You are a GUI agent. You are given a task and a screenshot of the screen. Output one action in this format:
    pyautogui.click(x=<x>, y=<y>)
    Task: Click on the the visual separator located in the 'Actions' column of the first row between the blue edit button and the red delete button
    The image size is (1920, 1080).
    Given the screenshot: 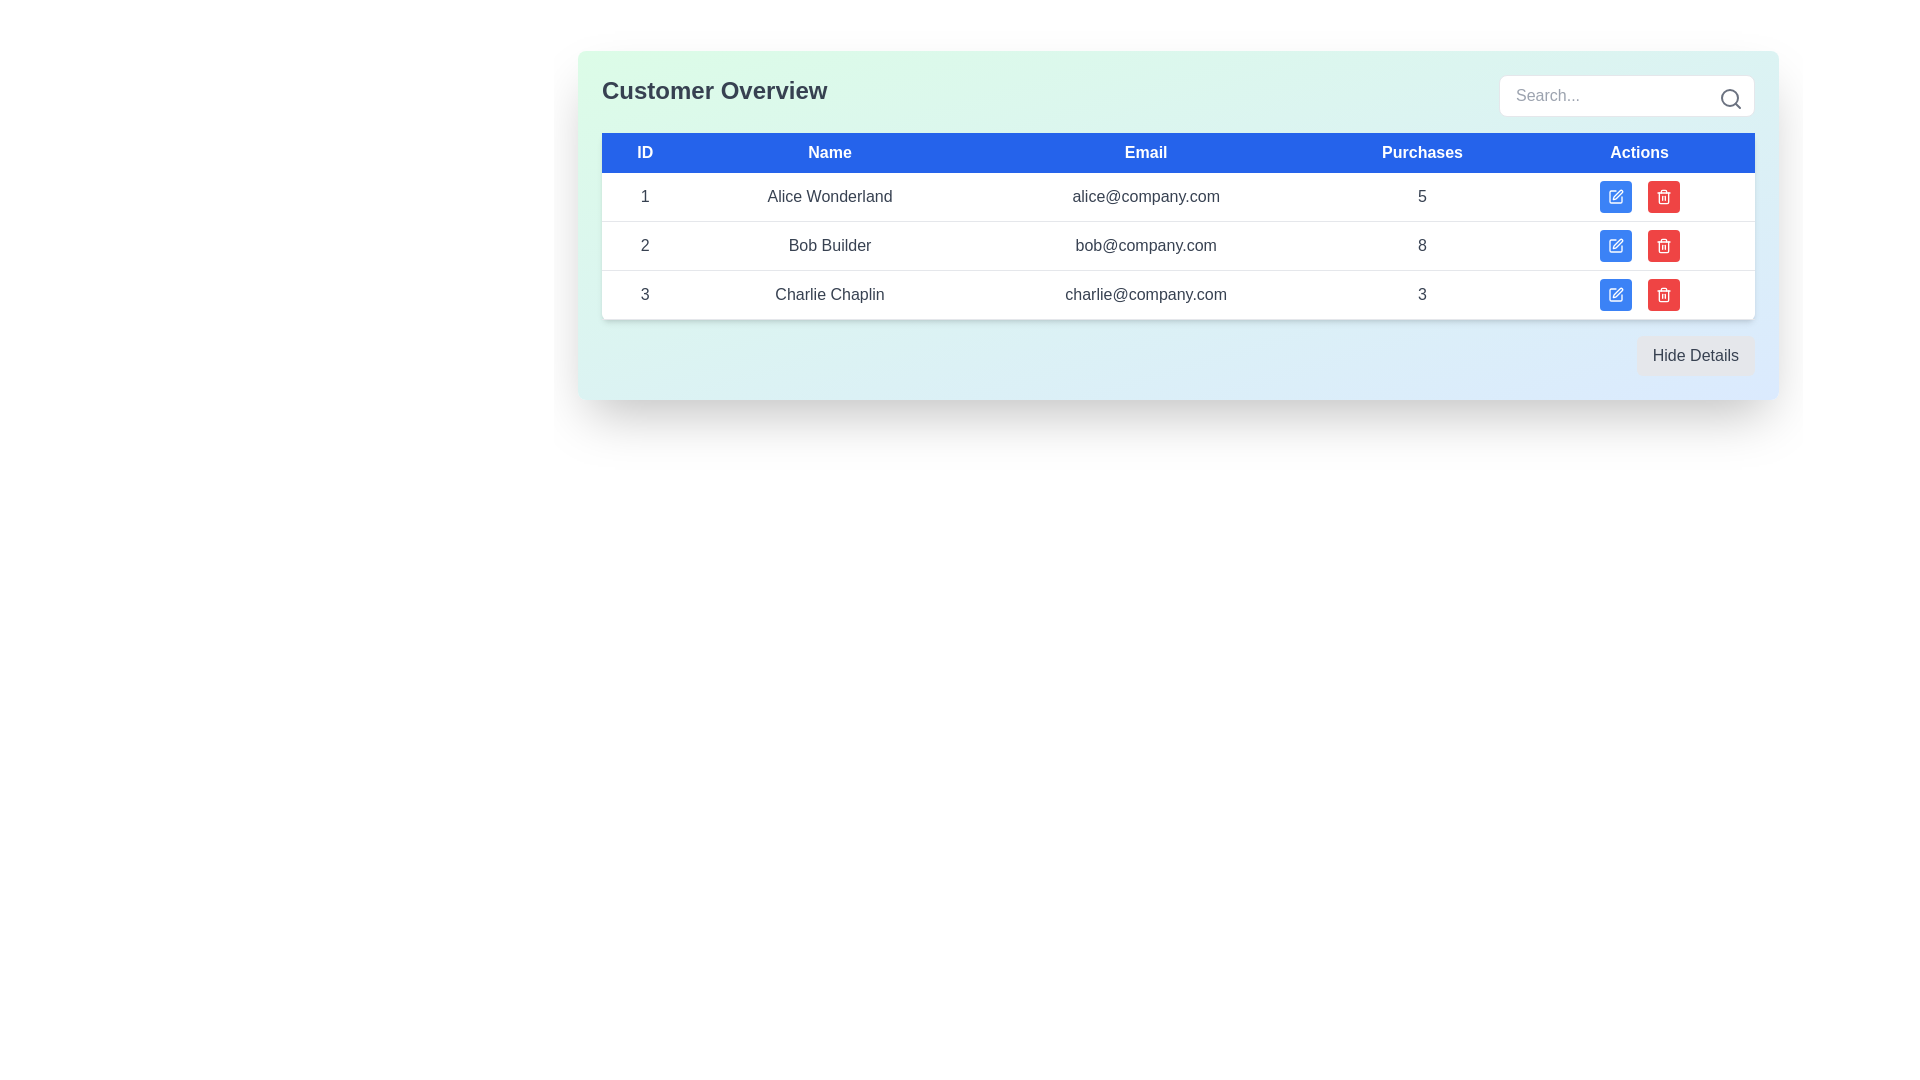 What is the action you would take?
    pyautogui.click(x=1639, y=196)
    